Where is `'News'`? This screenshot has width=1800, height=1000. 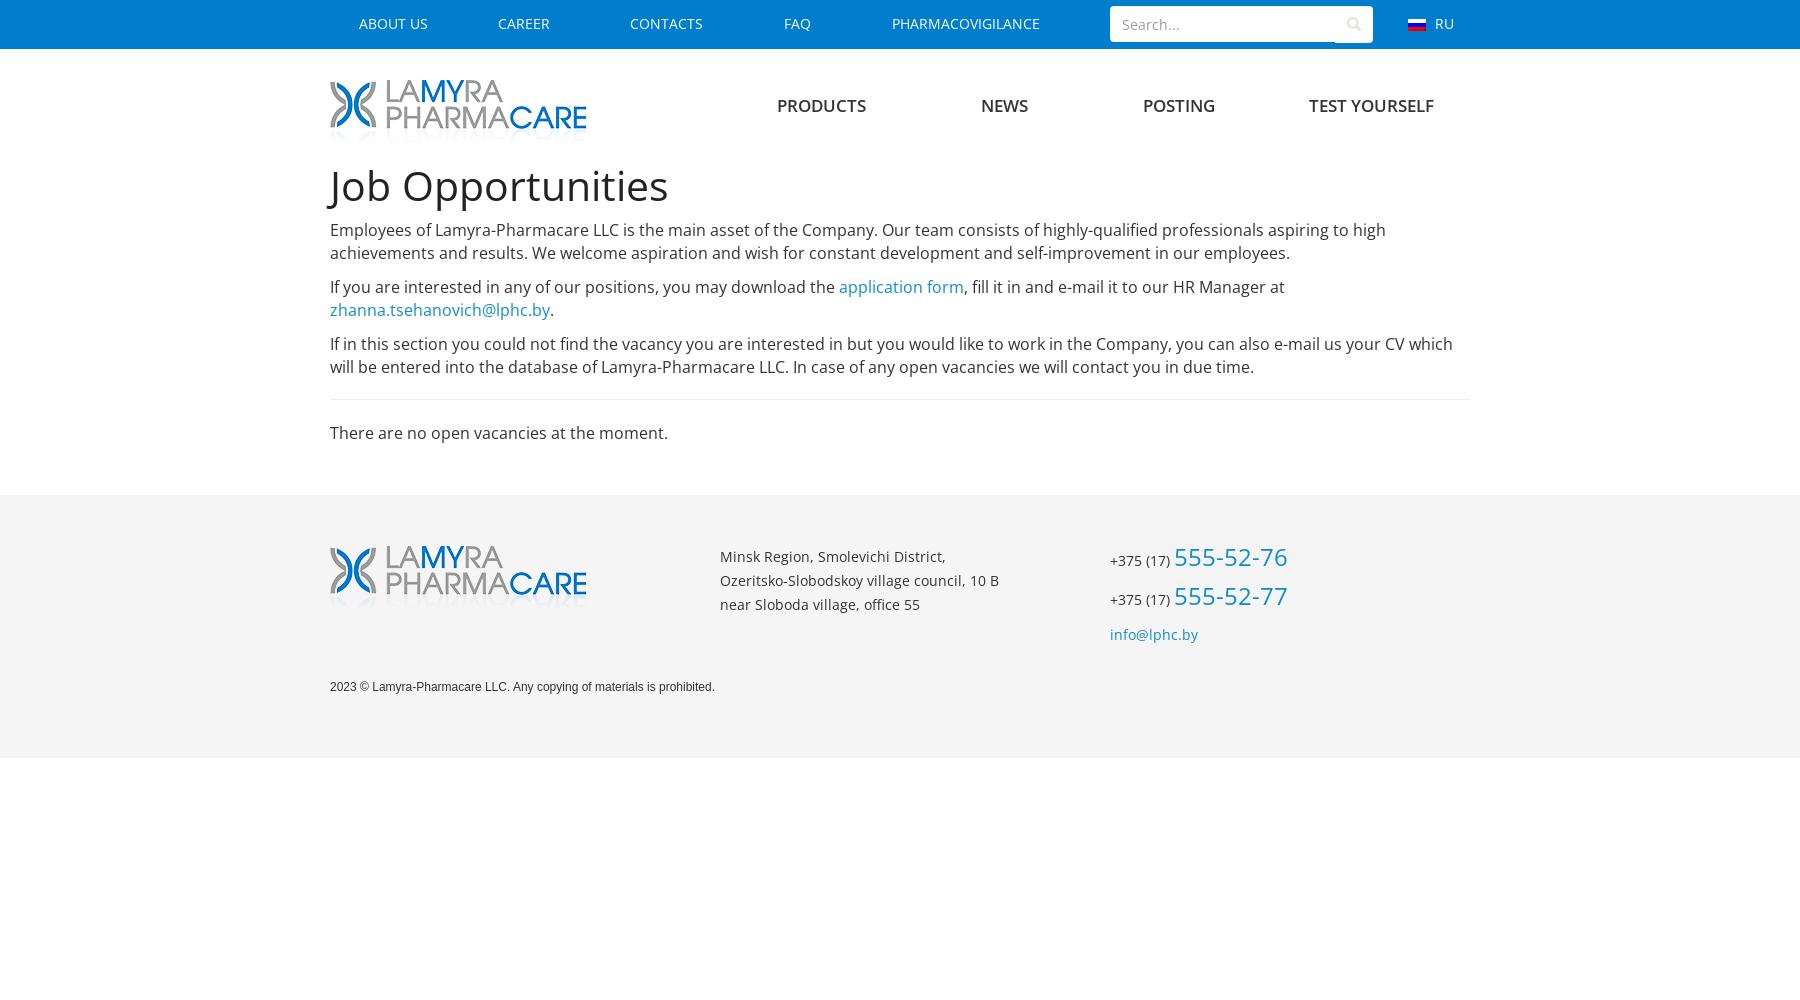 'News' is located at coordinates (980, 104).